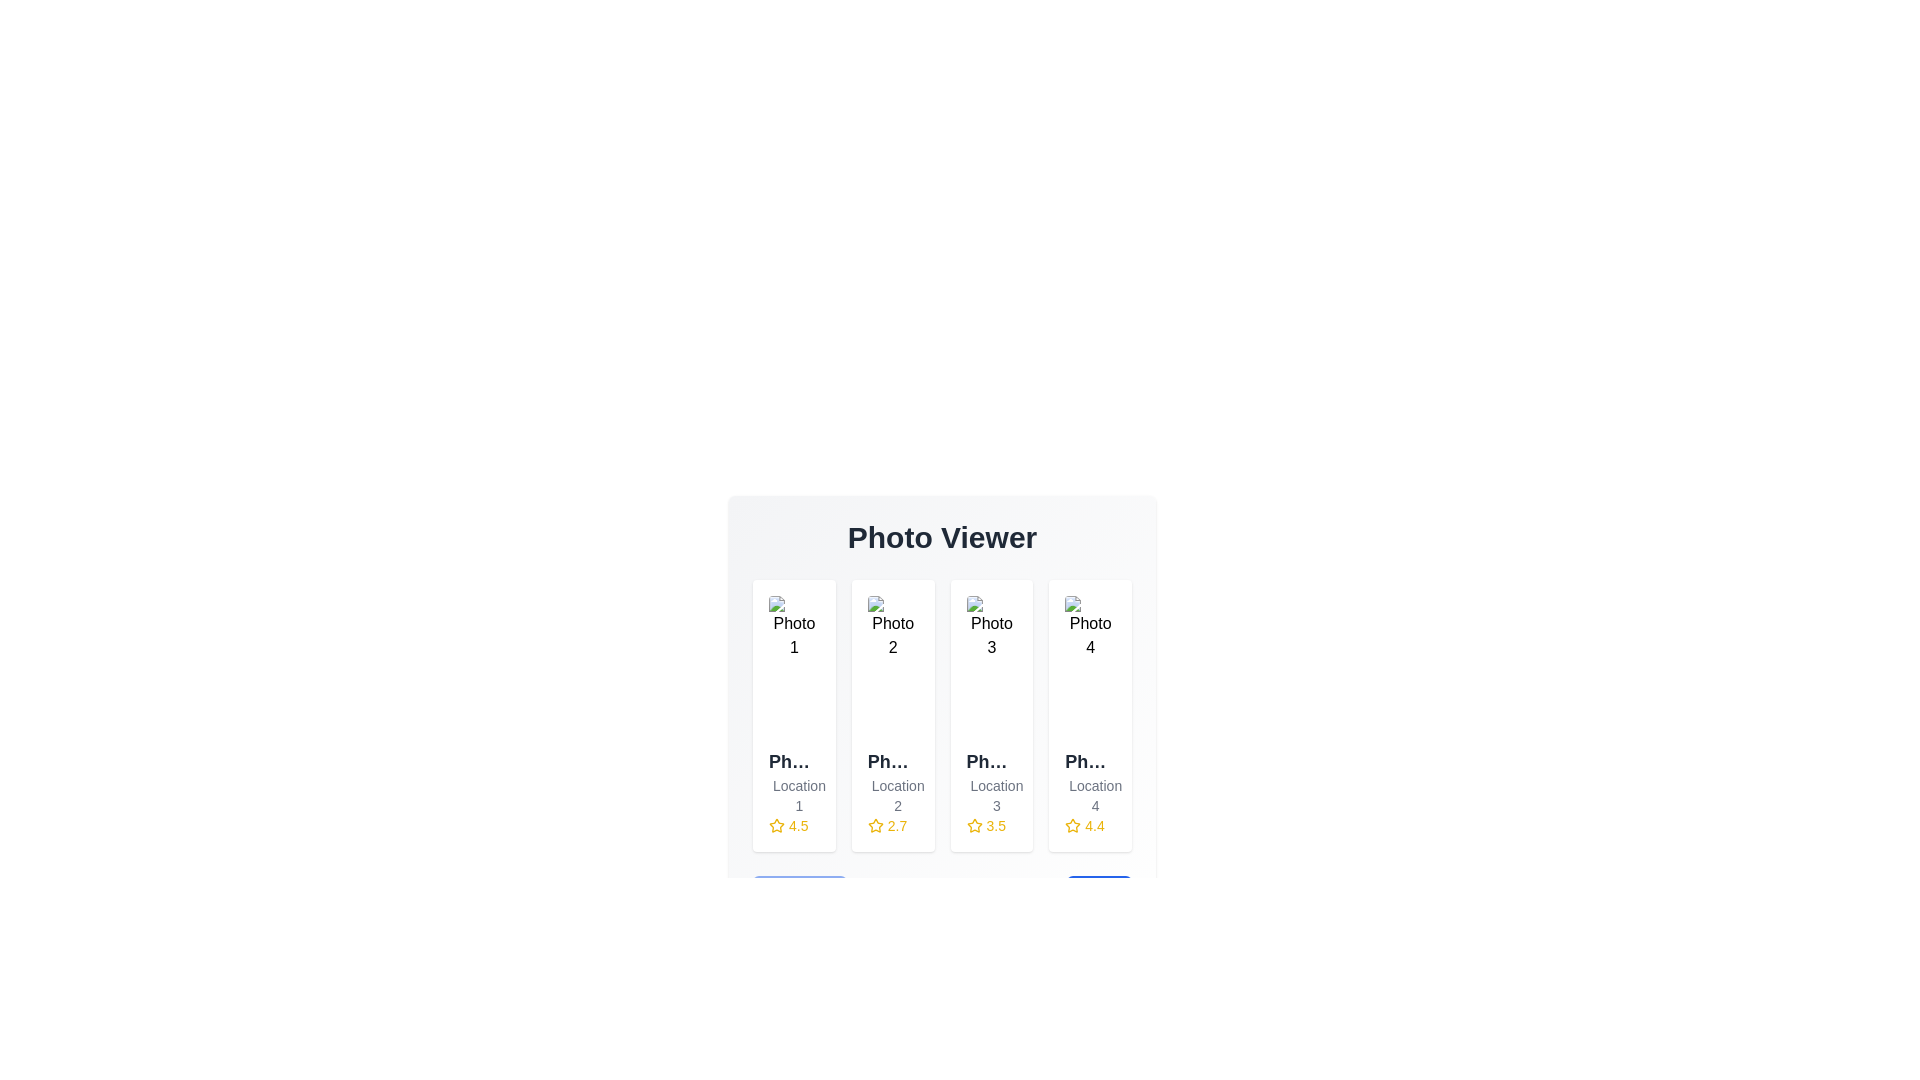 This screenshot has height=1080, width=1920. What do you see at coordinates (991, 762) in the screenshot?
I see `the content of the text label displaying 'Photo 3', which is styled in bold and medium-sized font within a card structure in the Photo Viewer section` at bounding box center [991, 762].